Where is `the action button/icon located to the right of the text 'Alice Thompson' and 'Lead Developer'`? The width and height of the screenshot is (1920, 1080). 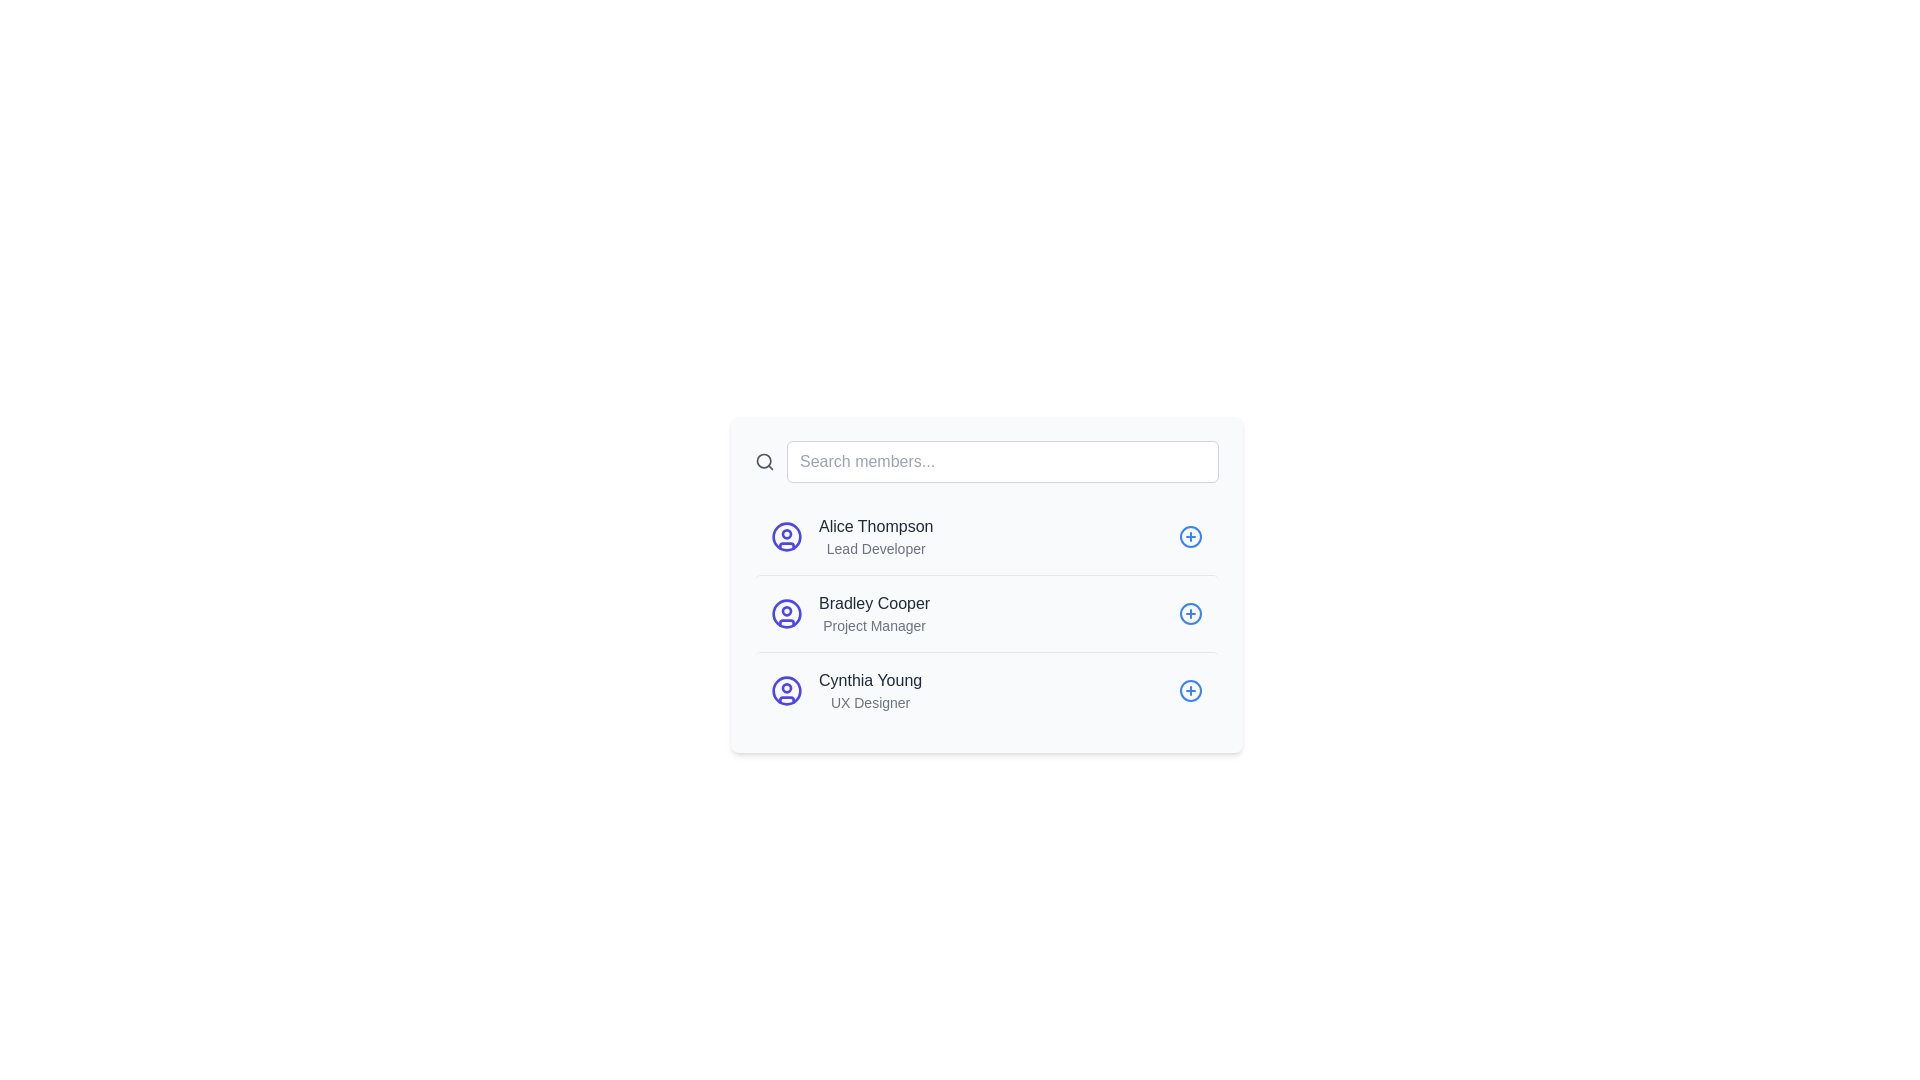 the action button/icon located to the right of the text 'Alice Thompson' and 'Lead Developer' is located at coordinates (1190, 535).